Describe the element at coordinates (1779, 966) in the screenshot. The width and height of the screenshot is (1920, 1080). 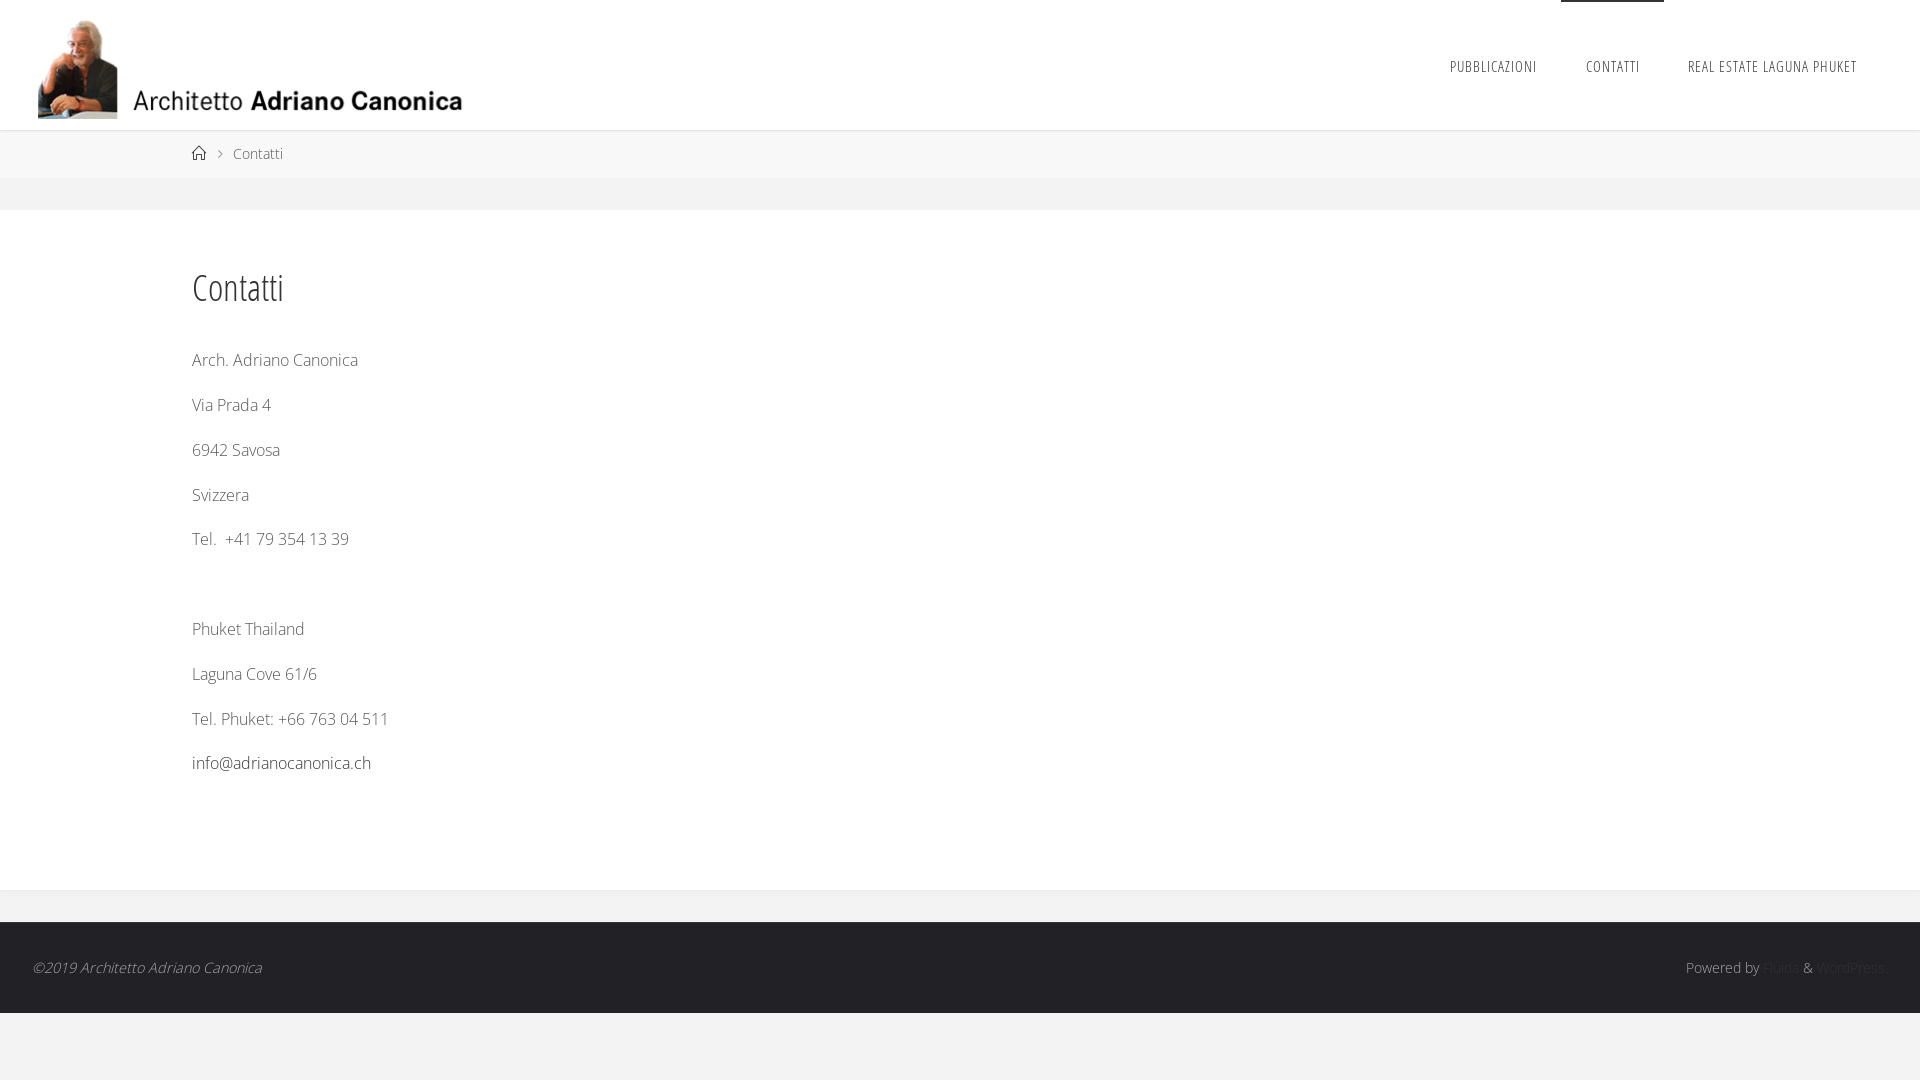
I see `'Fluida'` at that location.